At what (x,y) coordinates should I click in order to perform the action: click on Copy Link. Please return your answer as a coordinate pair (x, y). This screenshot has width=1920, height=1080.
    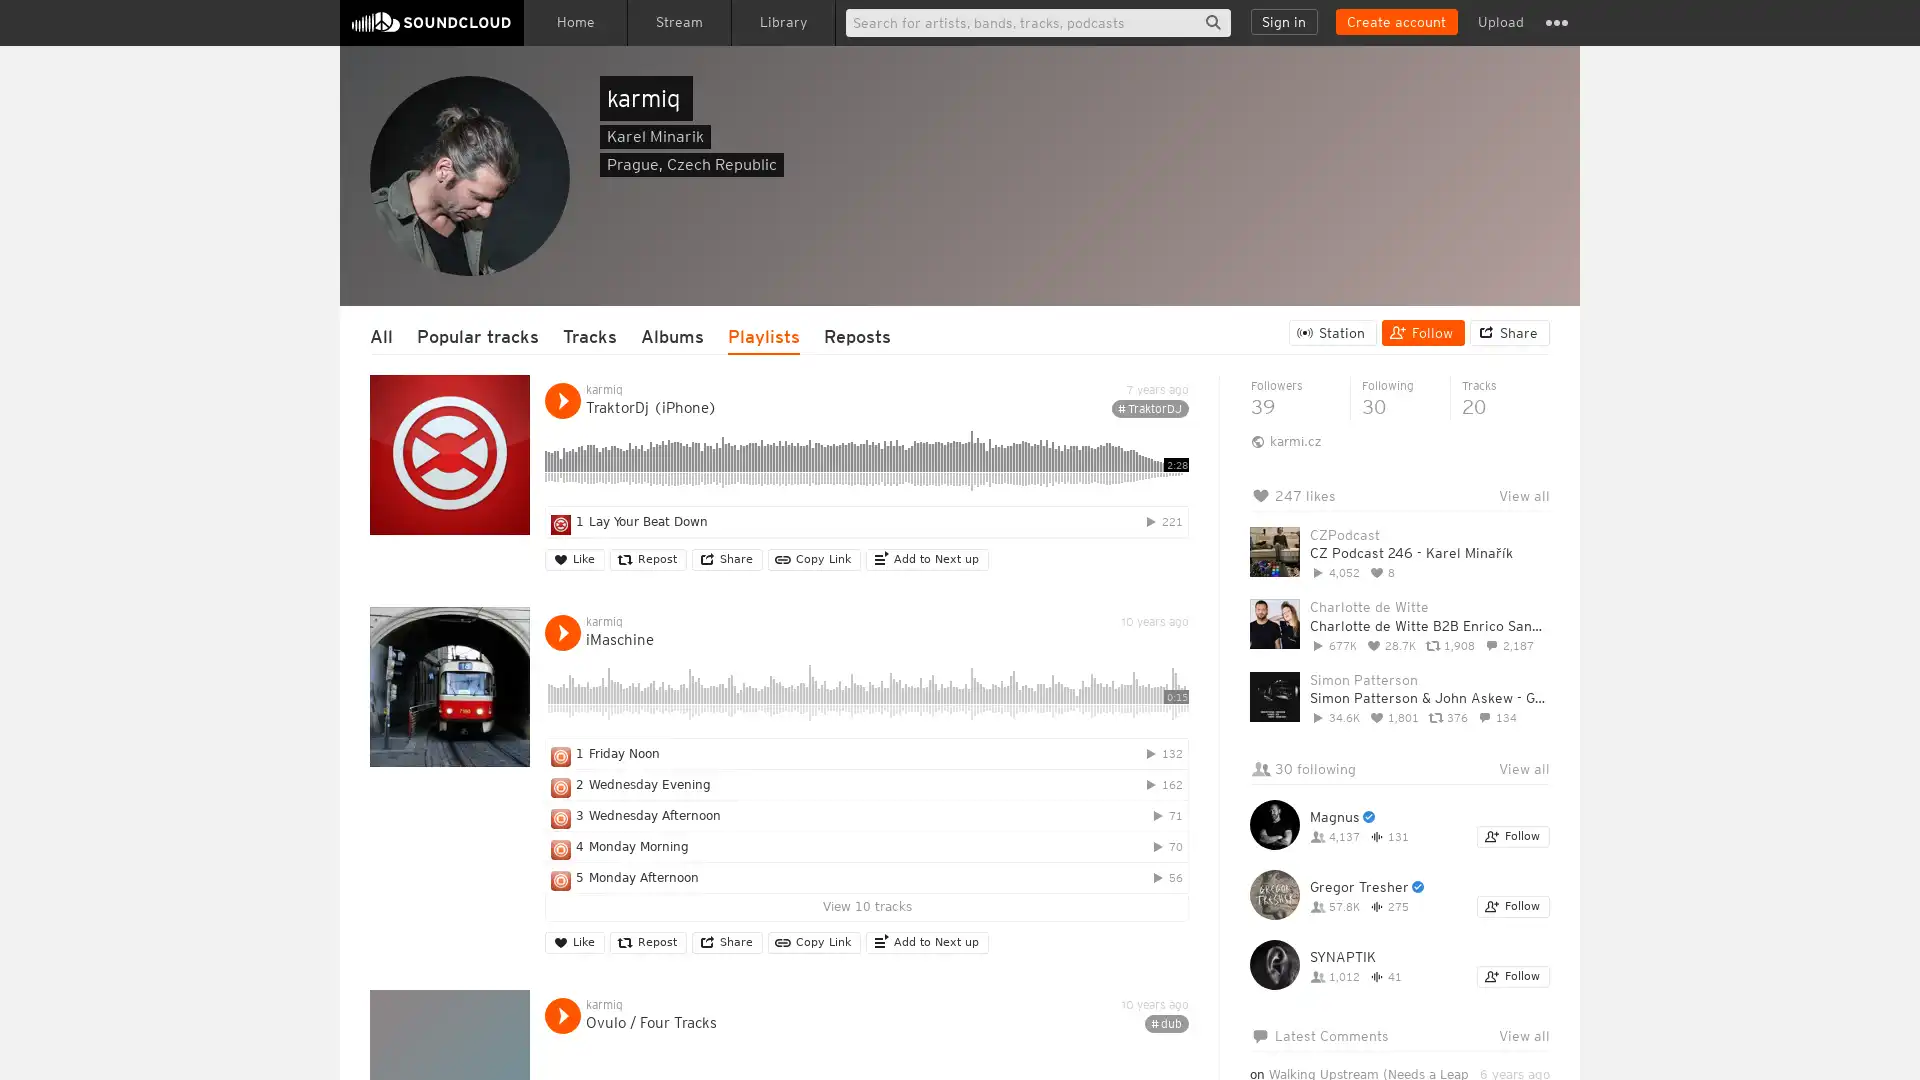
    Looking at the image, I should click on (814, 942).